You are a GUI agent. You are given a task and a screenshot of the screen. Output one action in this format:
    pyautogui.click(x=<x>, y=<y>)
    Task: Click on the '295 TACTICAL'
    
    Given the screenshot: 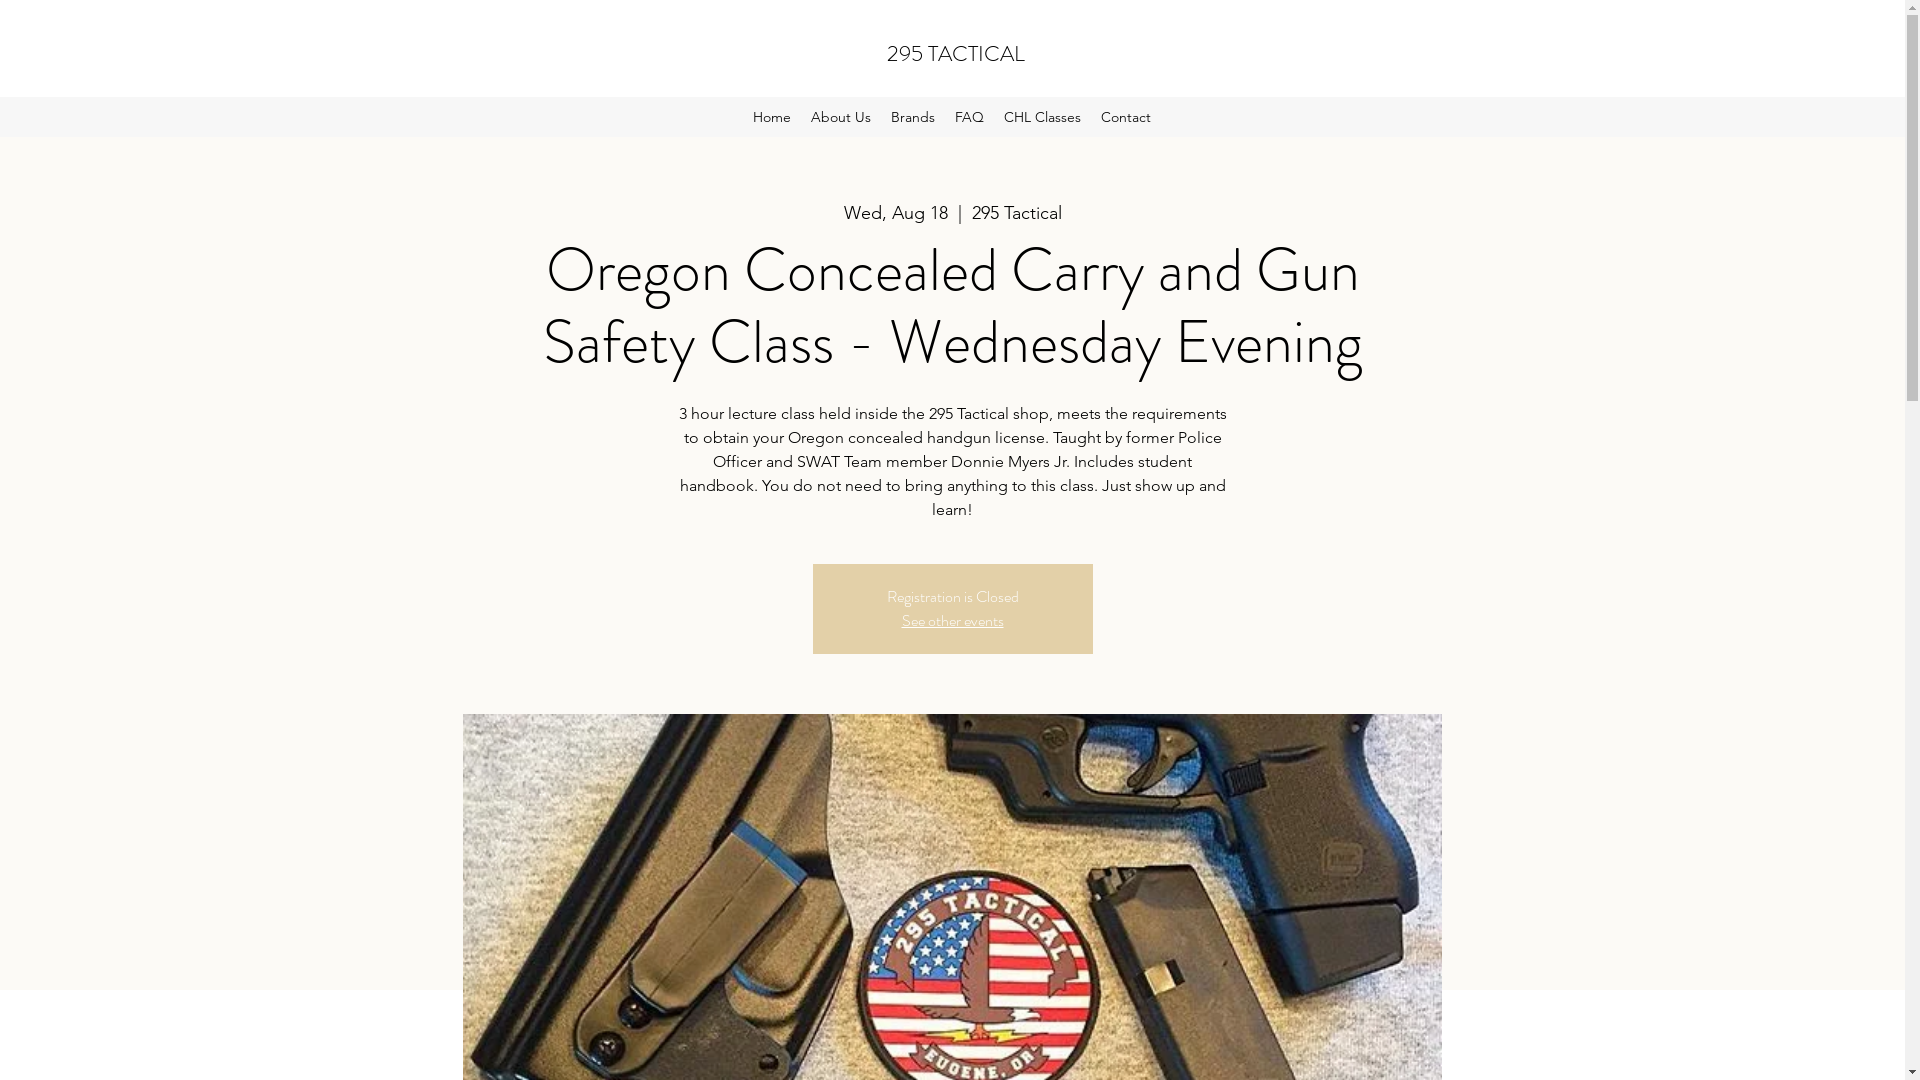 What is the action you would take?
    pyautogui.click(x=886, y=52)
    